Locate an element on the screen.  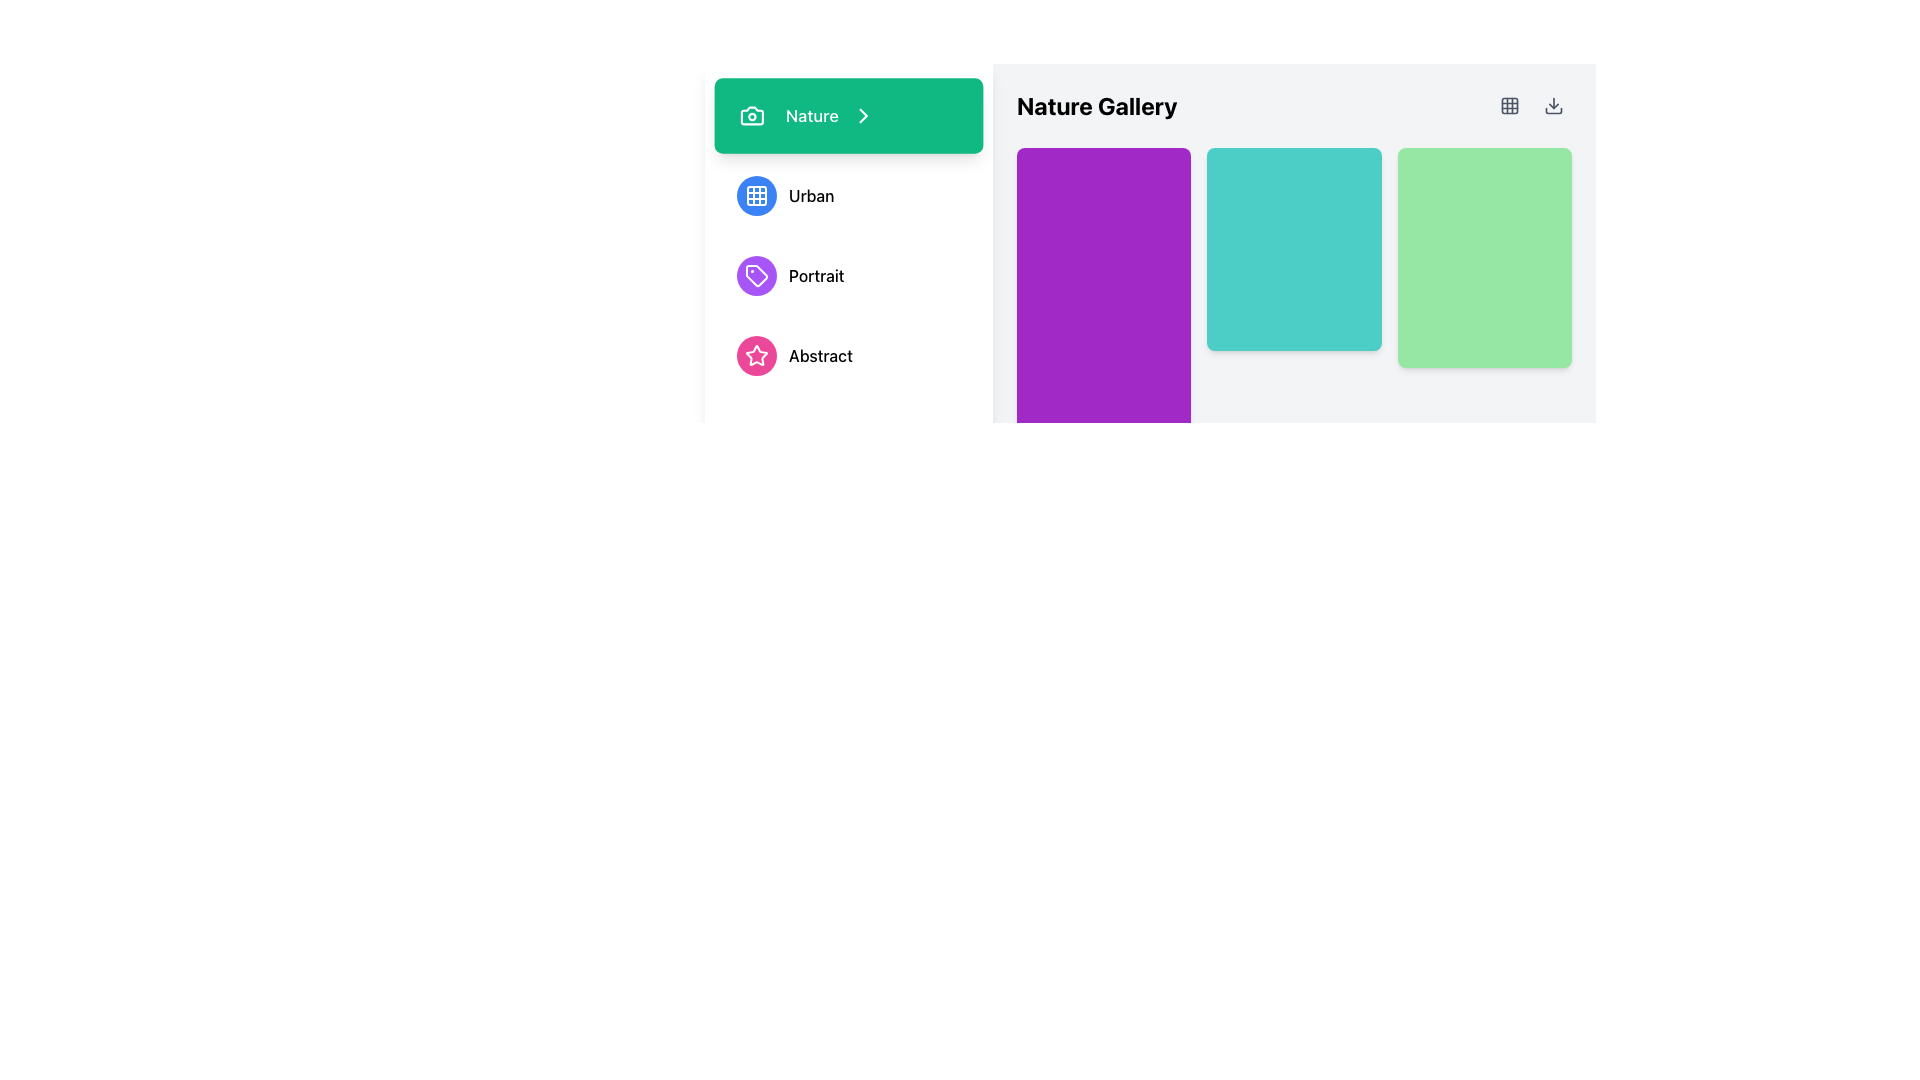
the 'Nature' text label, which is styled with medium font weight and positioned within a green rectangular background in a vertical navigation list is located at coordinates (812, 115).